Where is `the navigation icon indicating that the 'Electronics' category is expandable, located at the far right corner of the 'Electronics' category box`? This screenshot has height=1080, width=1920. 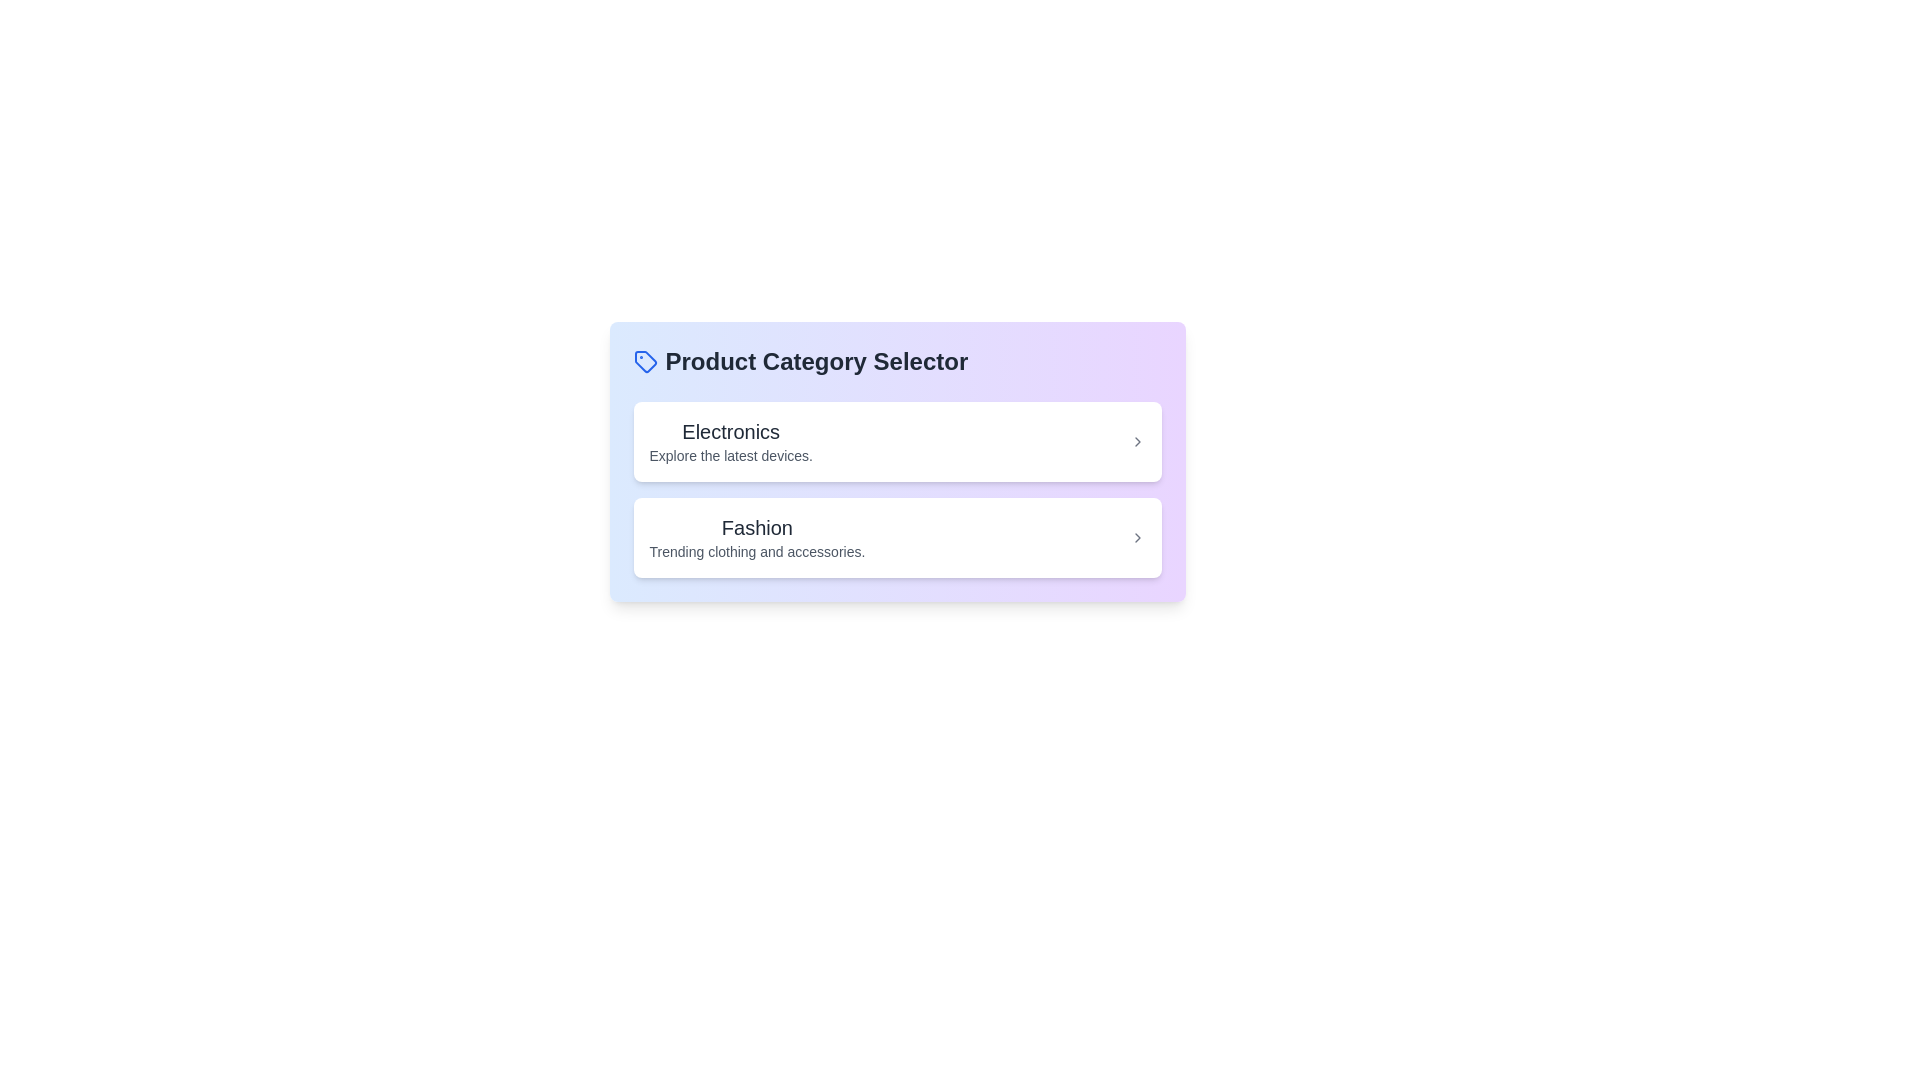 the navigation icon indicating that the 'Electronics' category is expandable, located at the far right corner of the 'Electronics' category box is located at coordinates (1137, 441).